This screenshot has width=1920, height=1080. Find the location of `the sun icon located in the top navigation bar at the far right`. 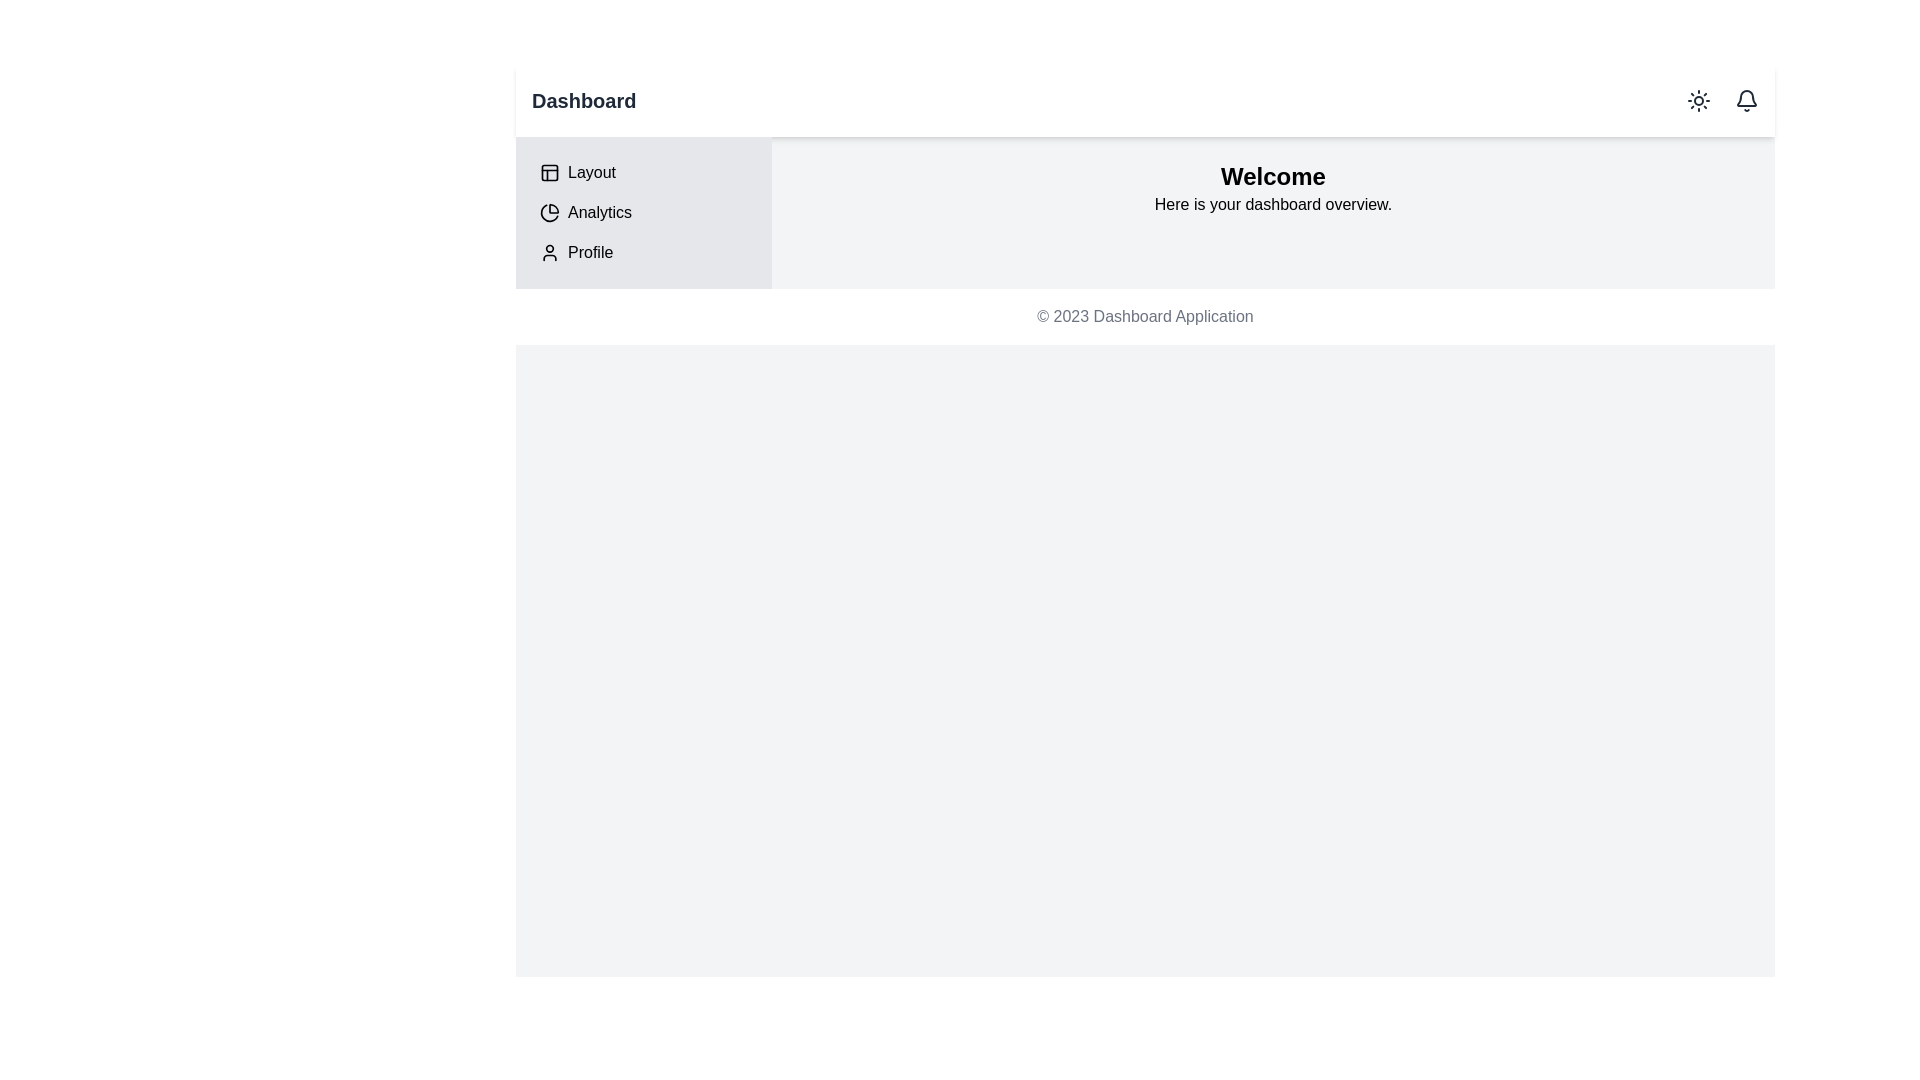

the sun icon located in the top navigation bar at the far right is located at coordinates (1698, 100).